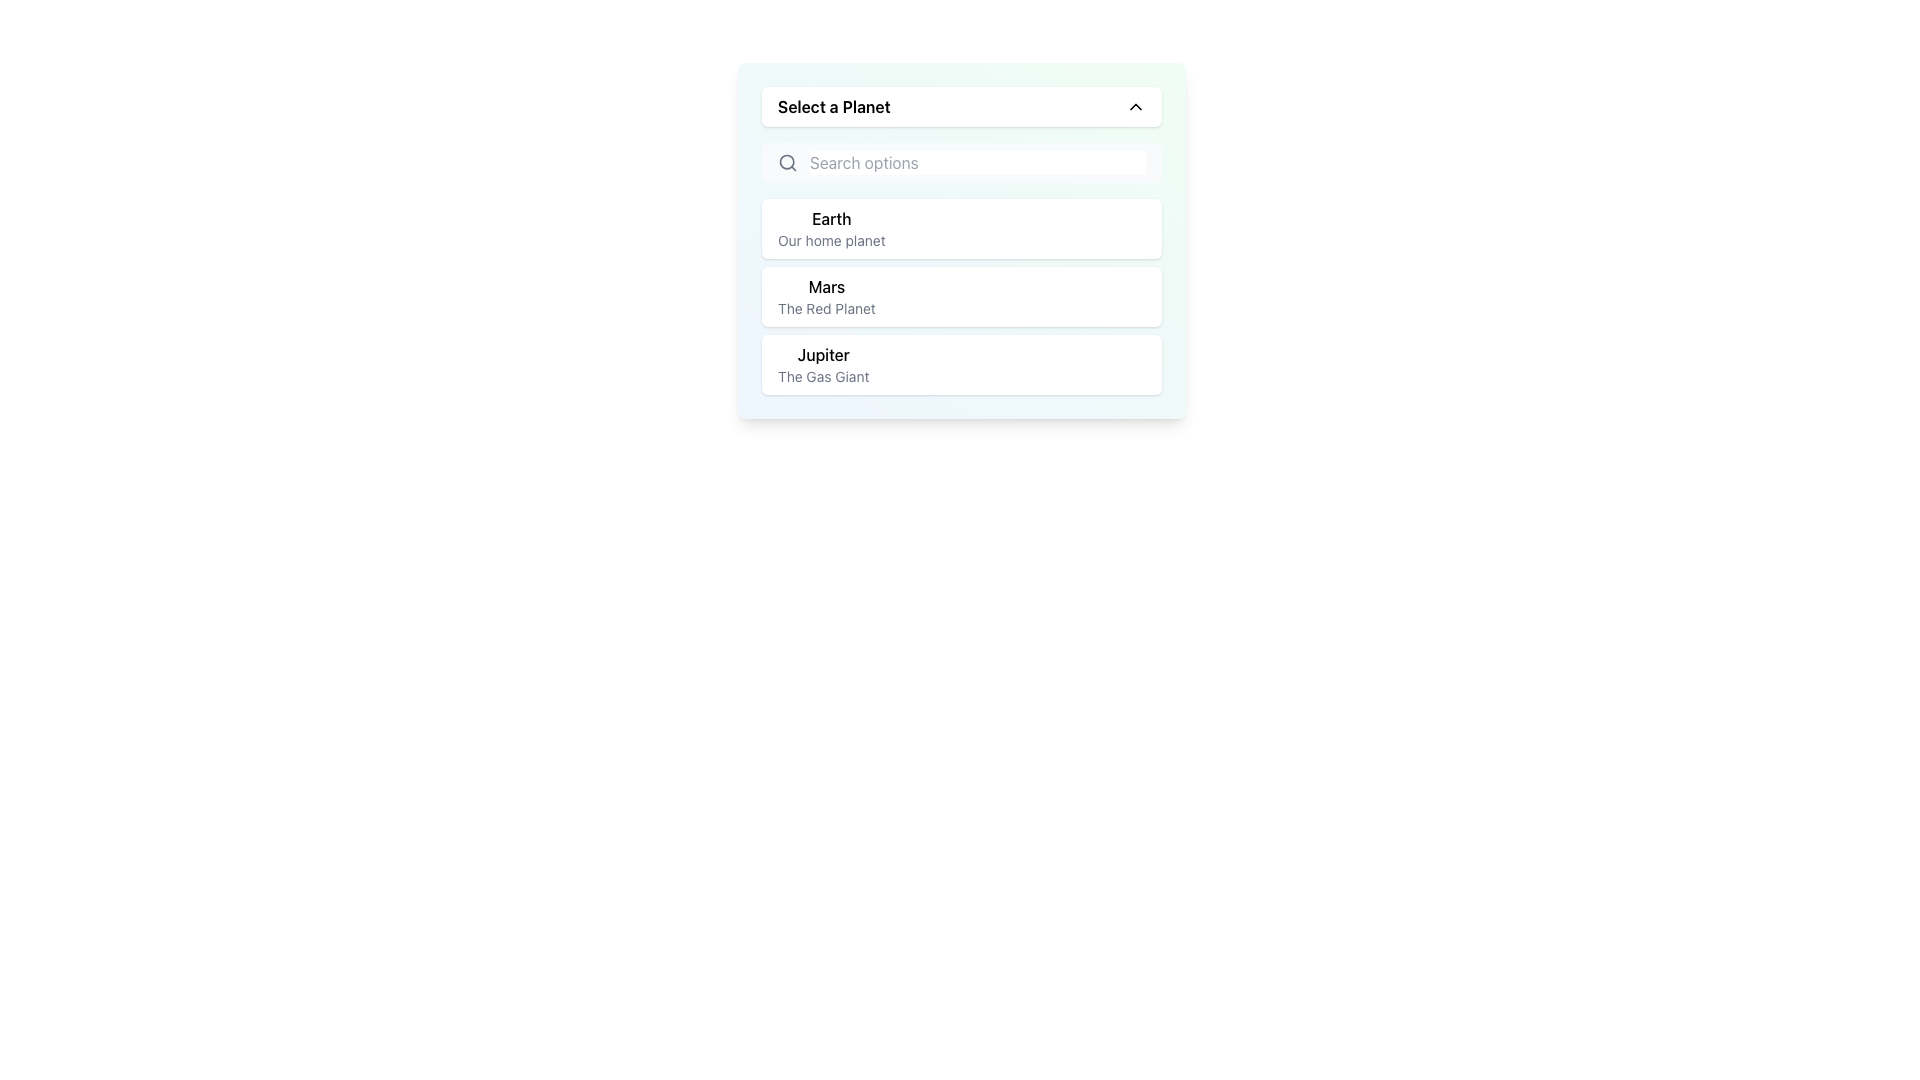 The width and height of the screenshot is (1920, 1080). What do you see at coordinates (831, 239) in the screenshot?
I see `the Text Label that provides a descriptive subtitle for the main list item 'Earth' in the dropdown menu` at bounding box center [831, 239].